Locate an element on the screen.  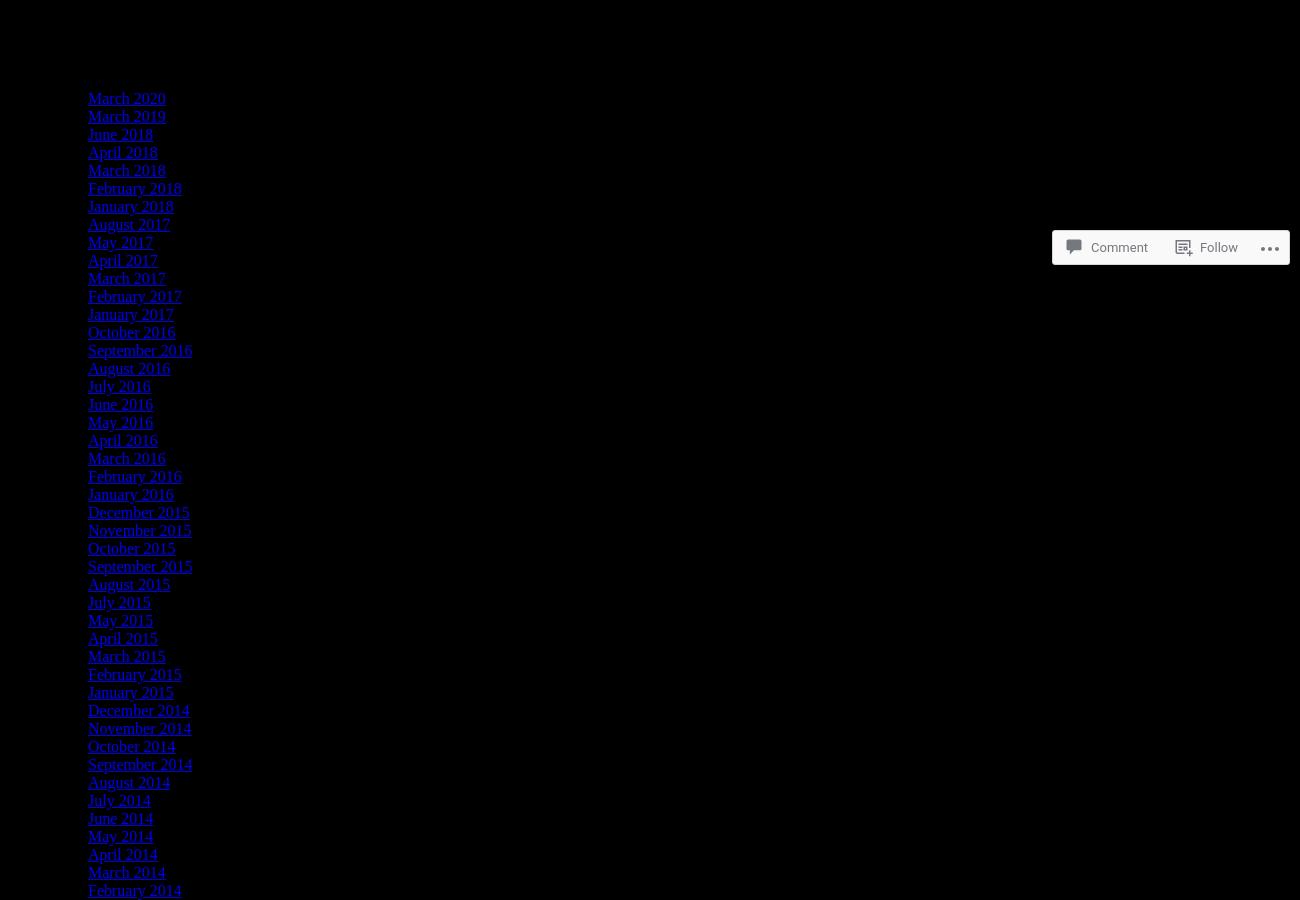
'July 2014' is located at coordinates (117, 800).